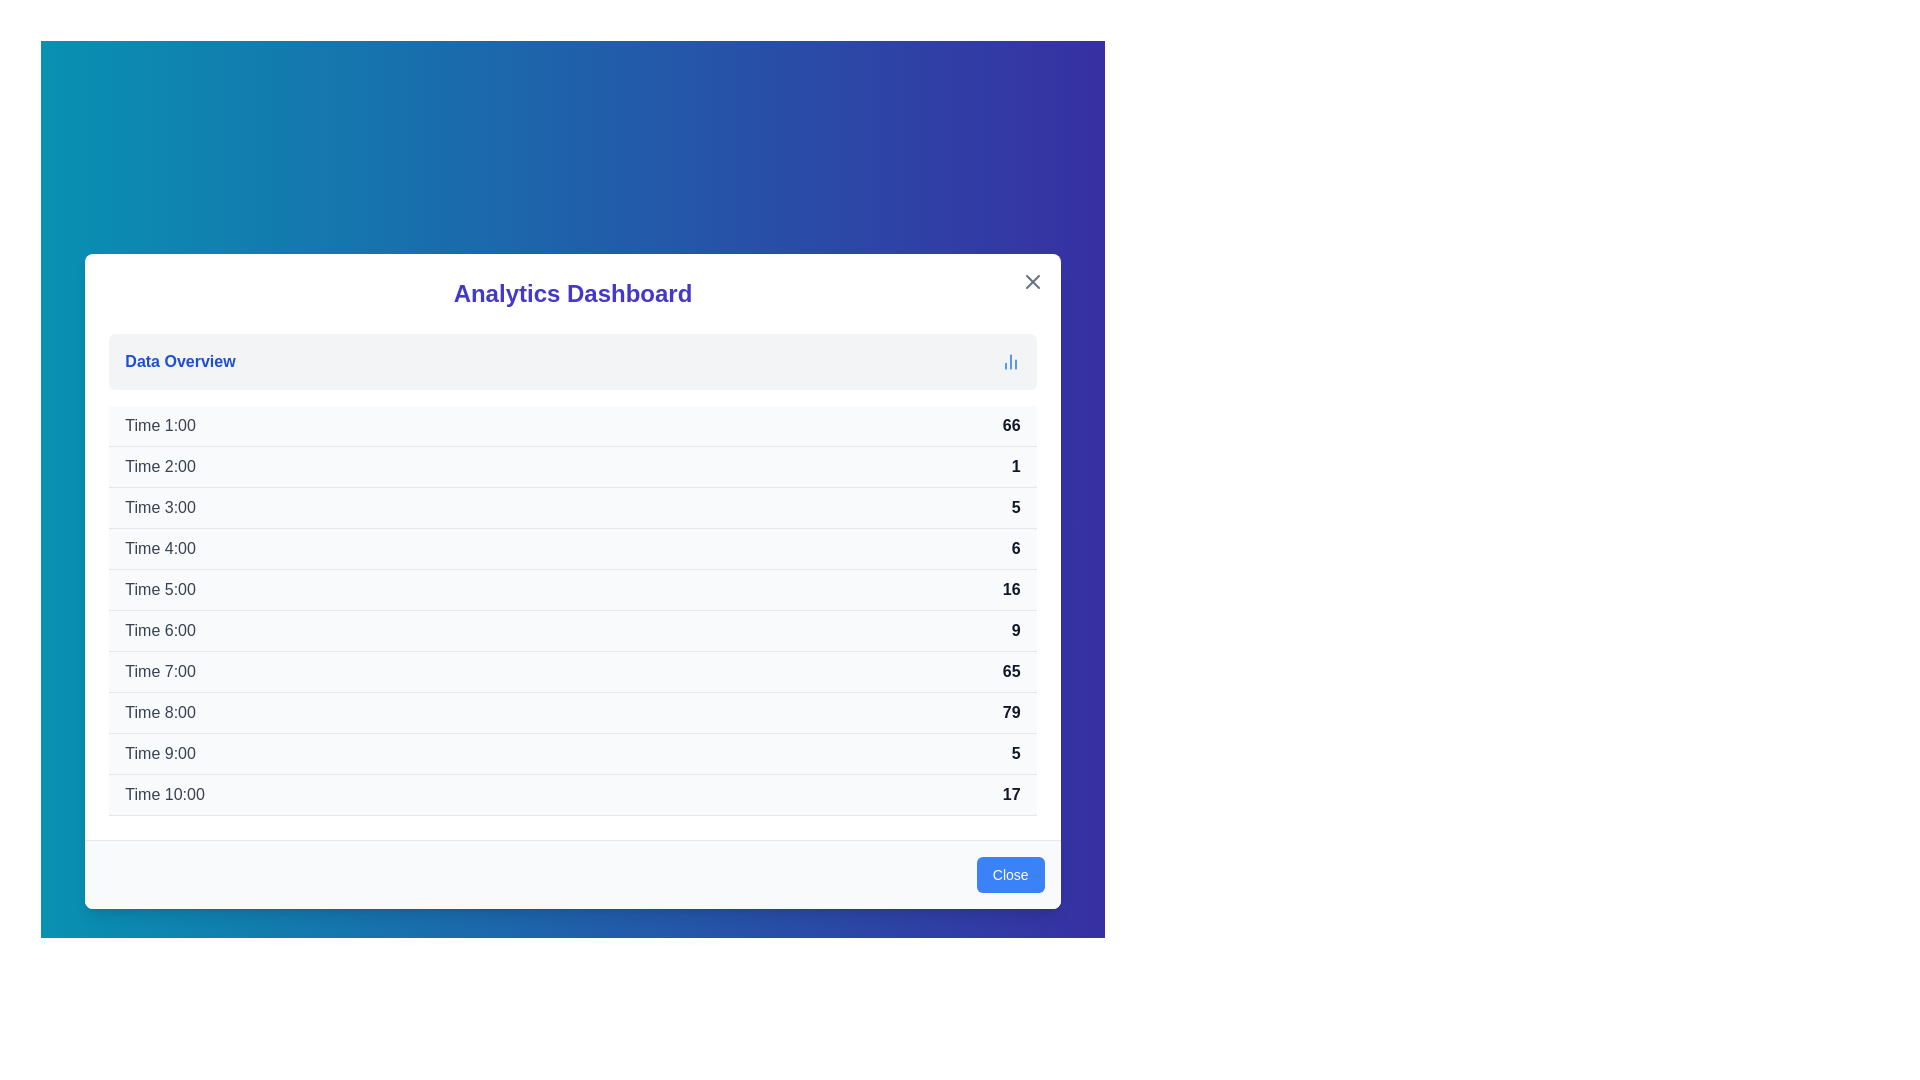 This screenshot has height=1080, width=1920. Describe the element at coordinates (1010, 361) in the screenshot. I see `the 'Data Overview' icon to trigger contextual actions` at that location.